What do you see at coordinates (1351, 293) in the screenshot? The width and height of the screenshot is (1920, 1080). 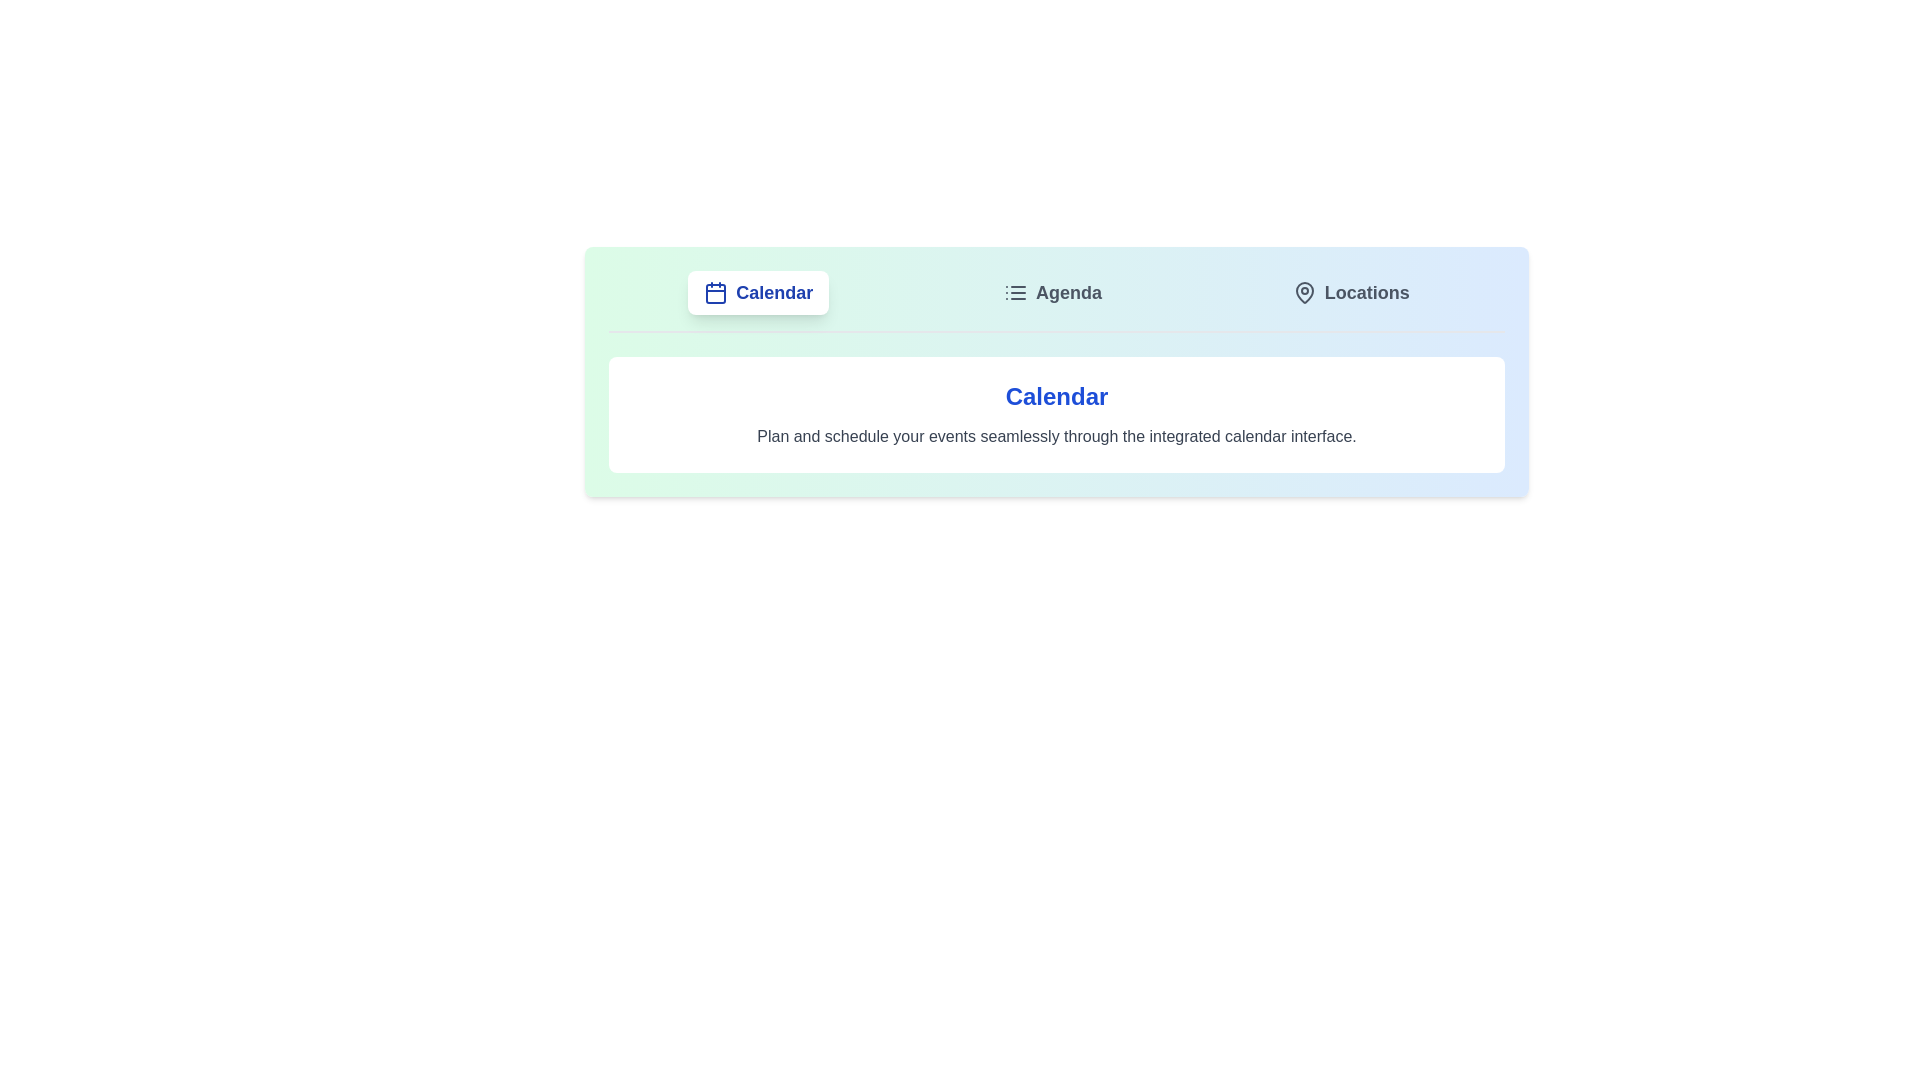 I see `the tab labeled 'Locations' to observe visual feedback` at bounding box center [1351, 293].